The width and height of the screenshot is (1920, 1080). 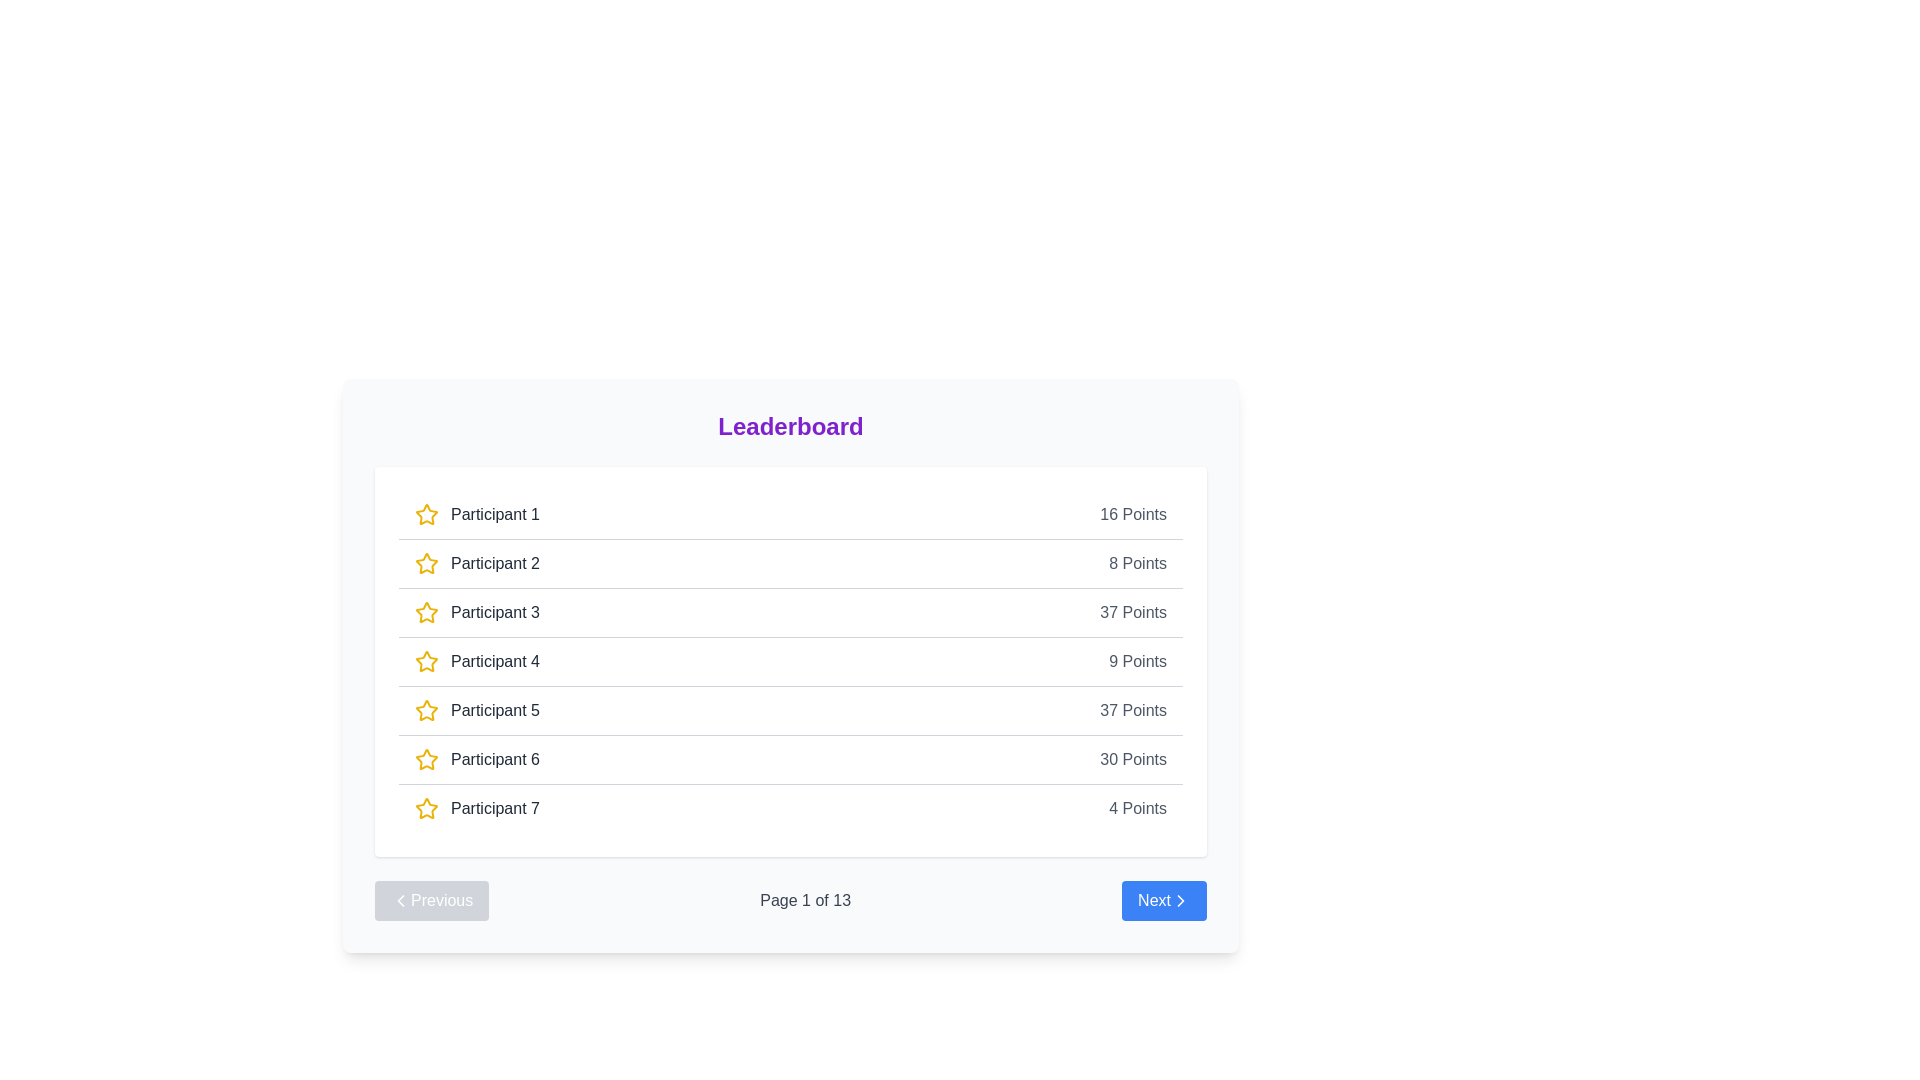 What do you see at coordinates (476, 709) in the screenshot?
I see `text displayed in the fifth row of the ranked leaderboard, which shows the name of a participant, centrally aligned and to the right of the star icon` at bounding box center [476, 709].